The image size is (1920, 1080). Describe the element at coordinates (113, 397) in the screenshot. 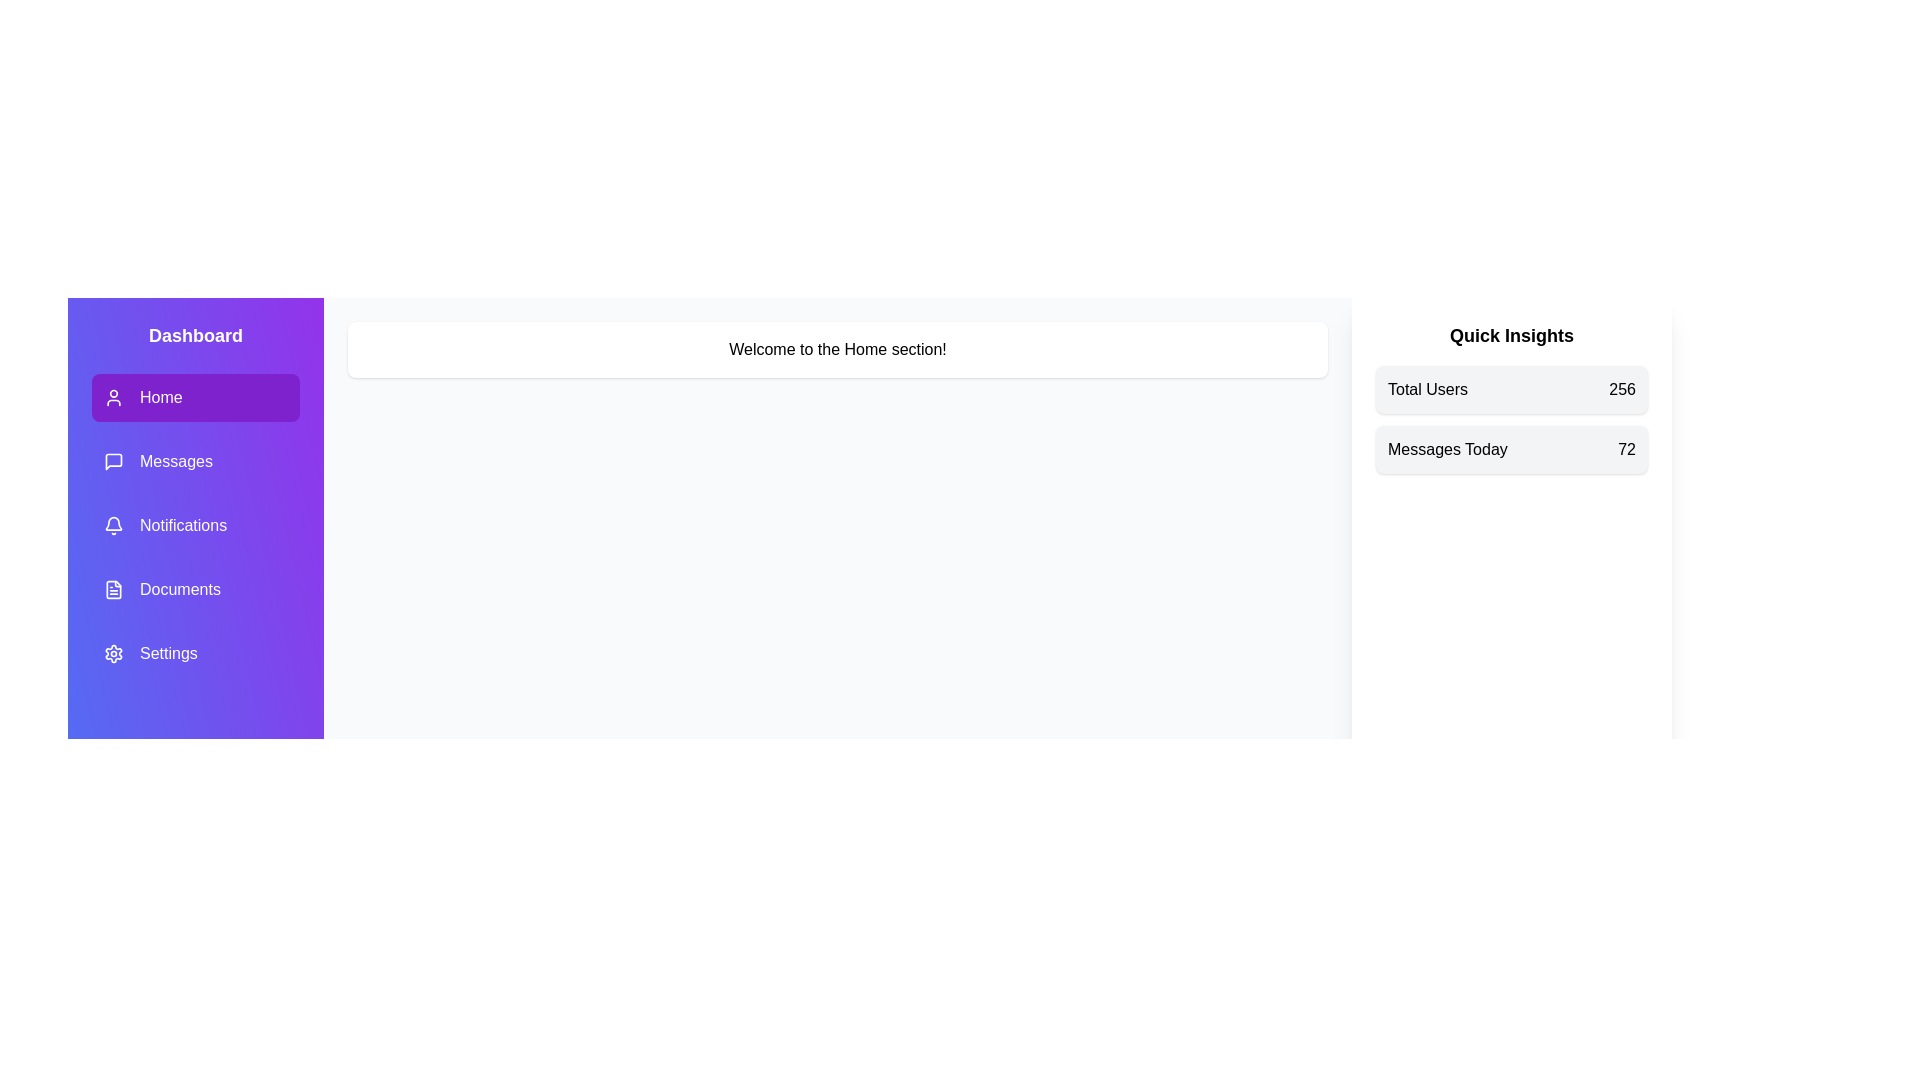

I see `the decorative 'Home' SVG icon located in the sidebar, to the left of the text label 'Home'` at that location.